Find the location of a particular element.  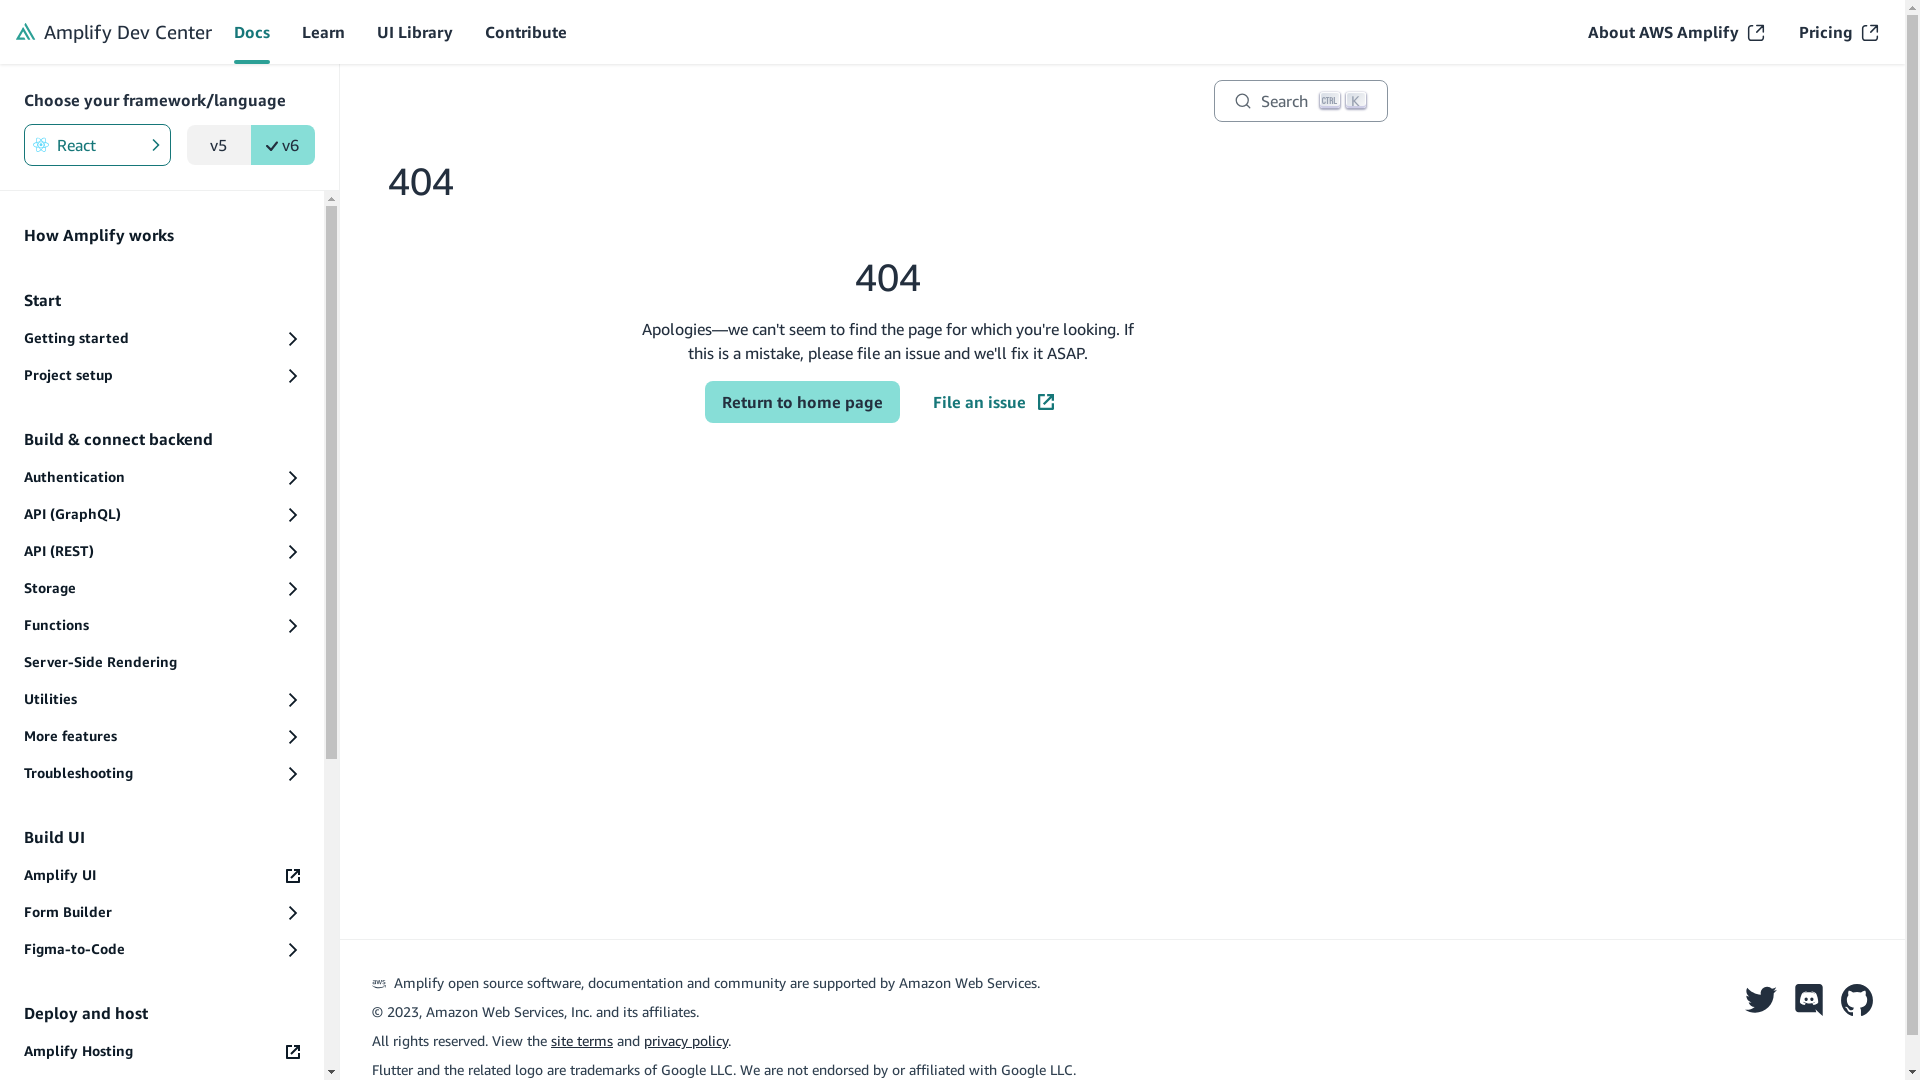

'Pricing' is located at coordinates (1838, 31).